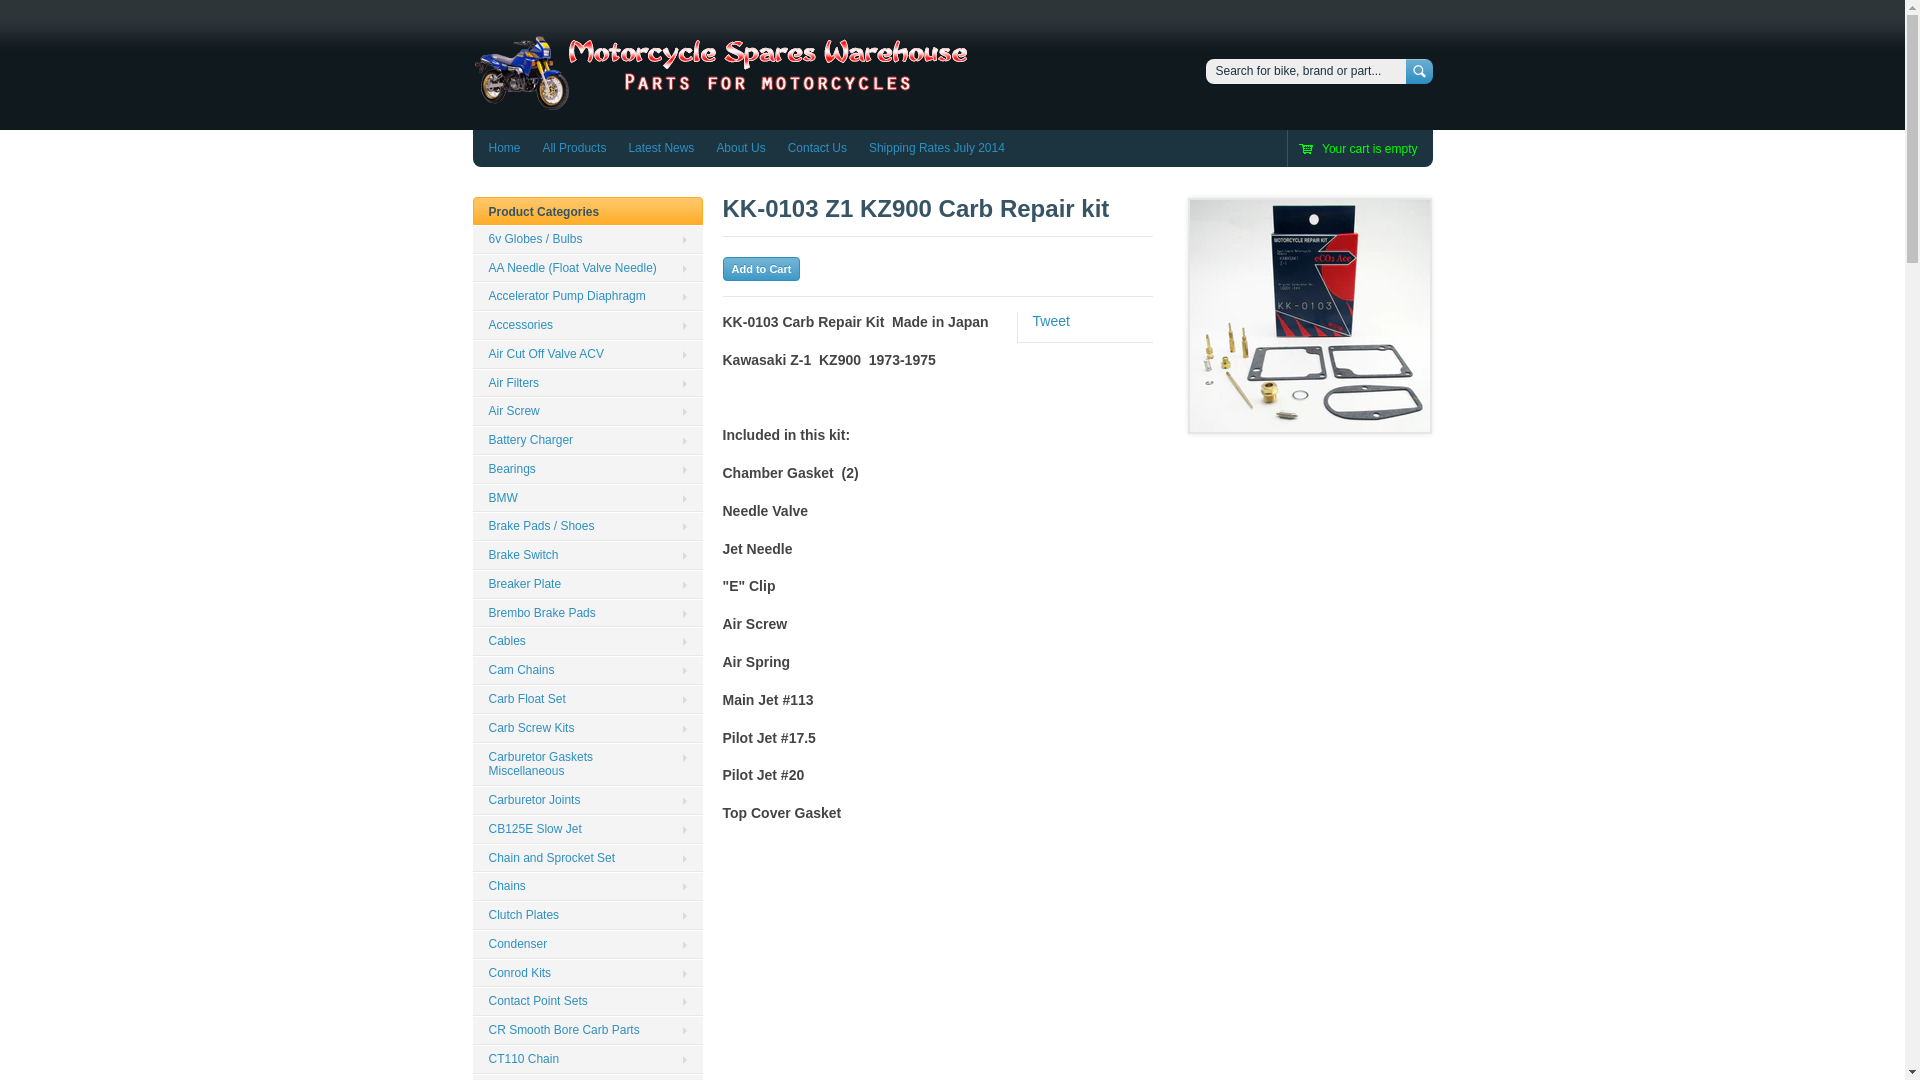 This screenshot has height=1080, width=1920. Describe the element at coordinates (470, 799) in the screenshot. I see `'Carburetor Joints'` at that location.